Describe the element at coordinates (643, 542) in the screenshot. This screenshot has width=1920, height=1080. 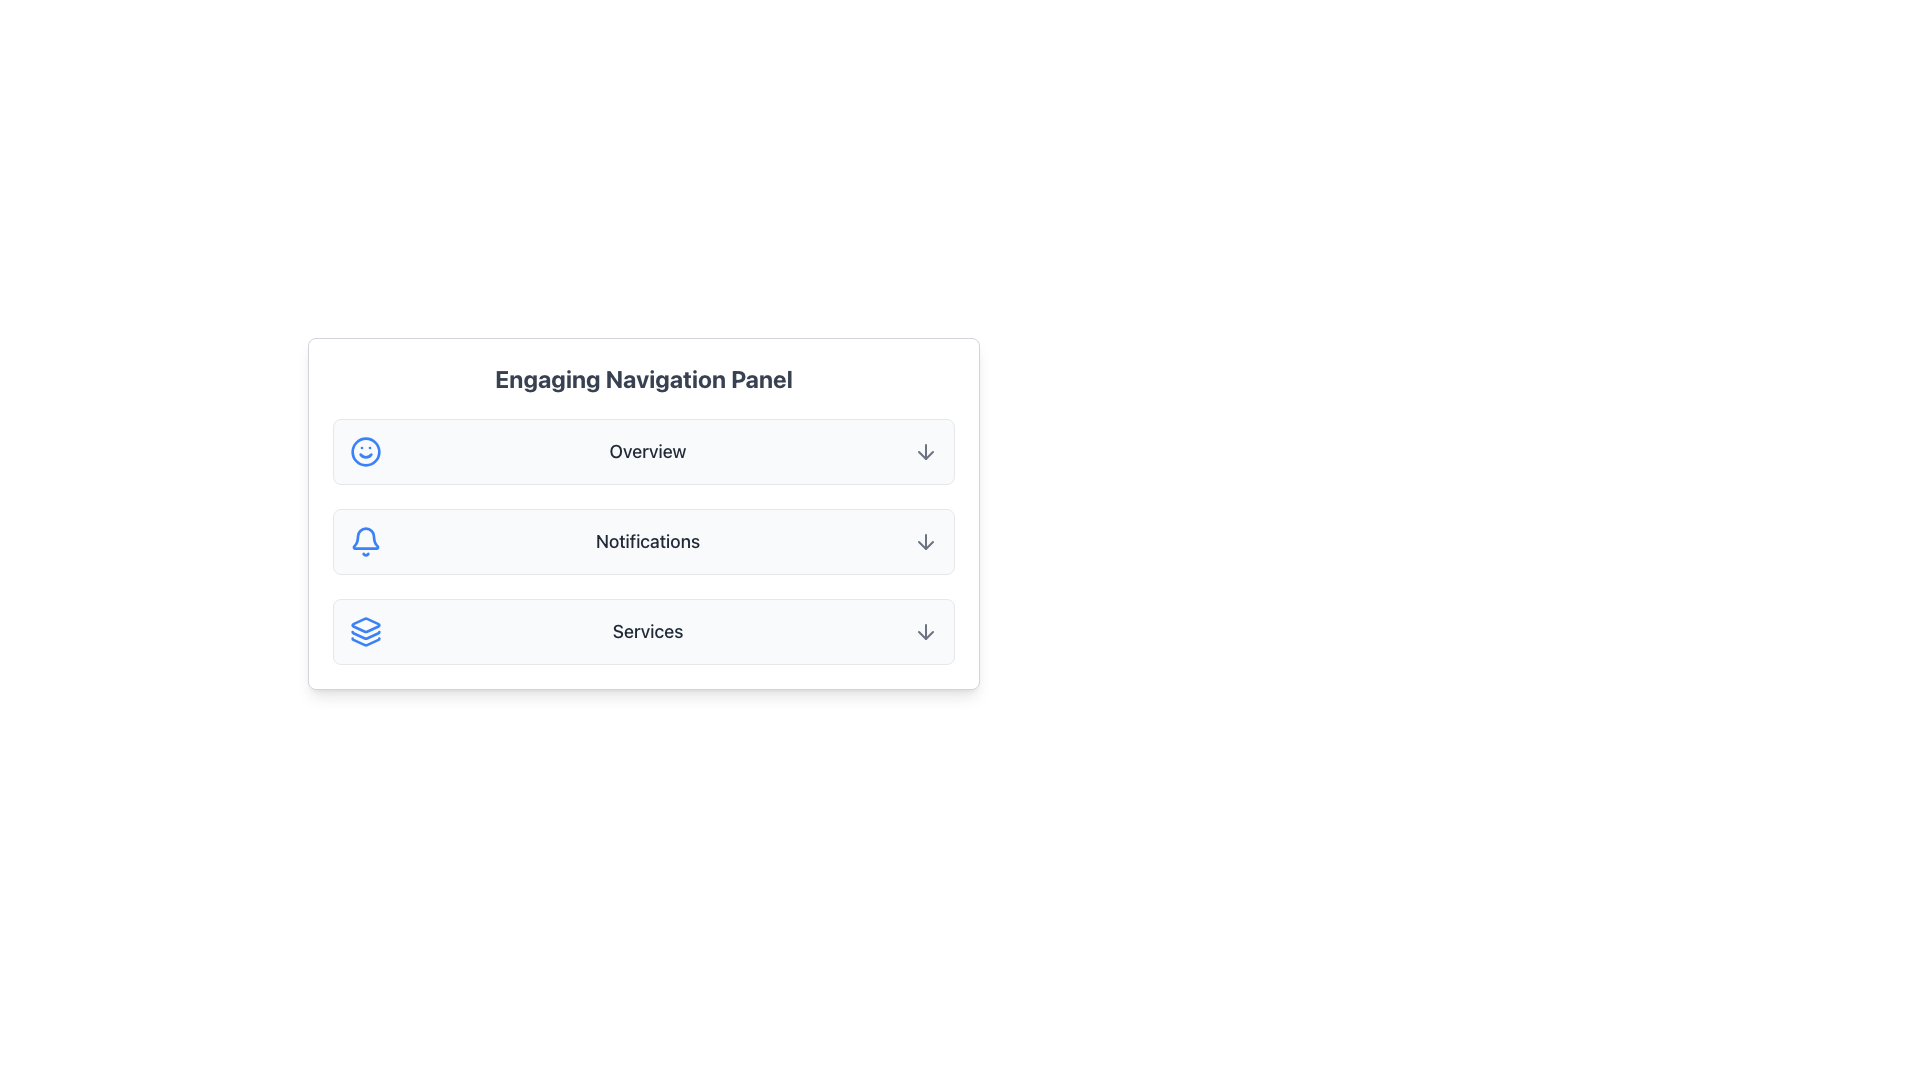
I see `the Navigation Panel` at that location.